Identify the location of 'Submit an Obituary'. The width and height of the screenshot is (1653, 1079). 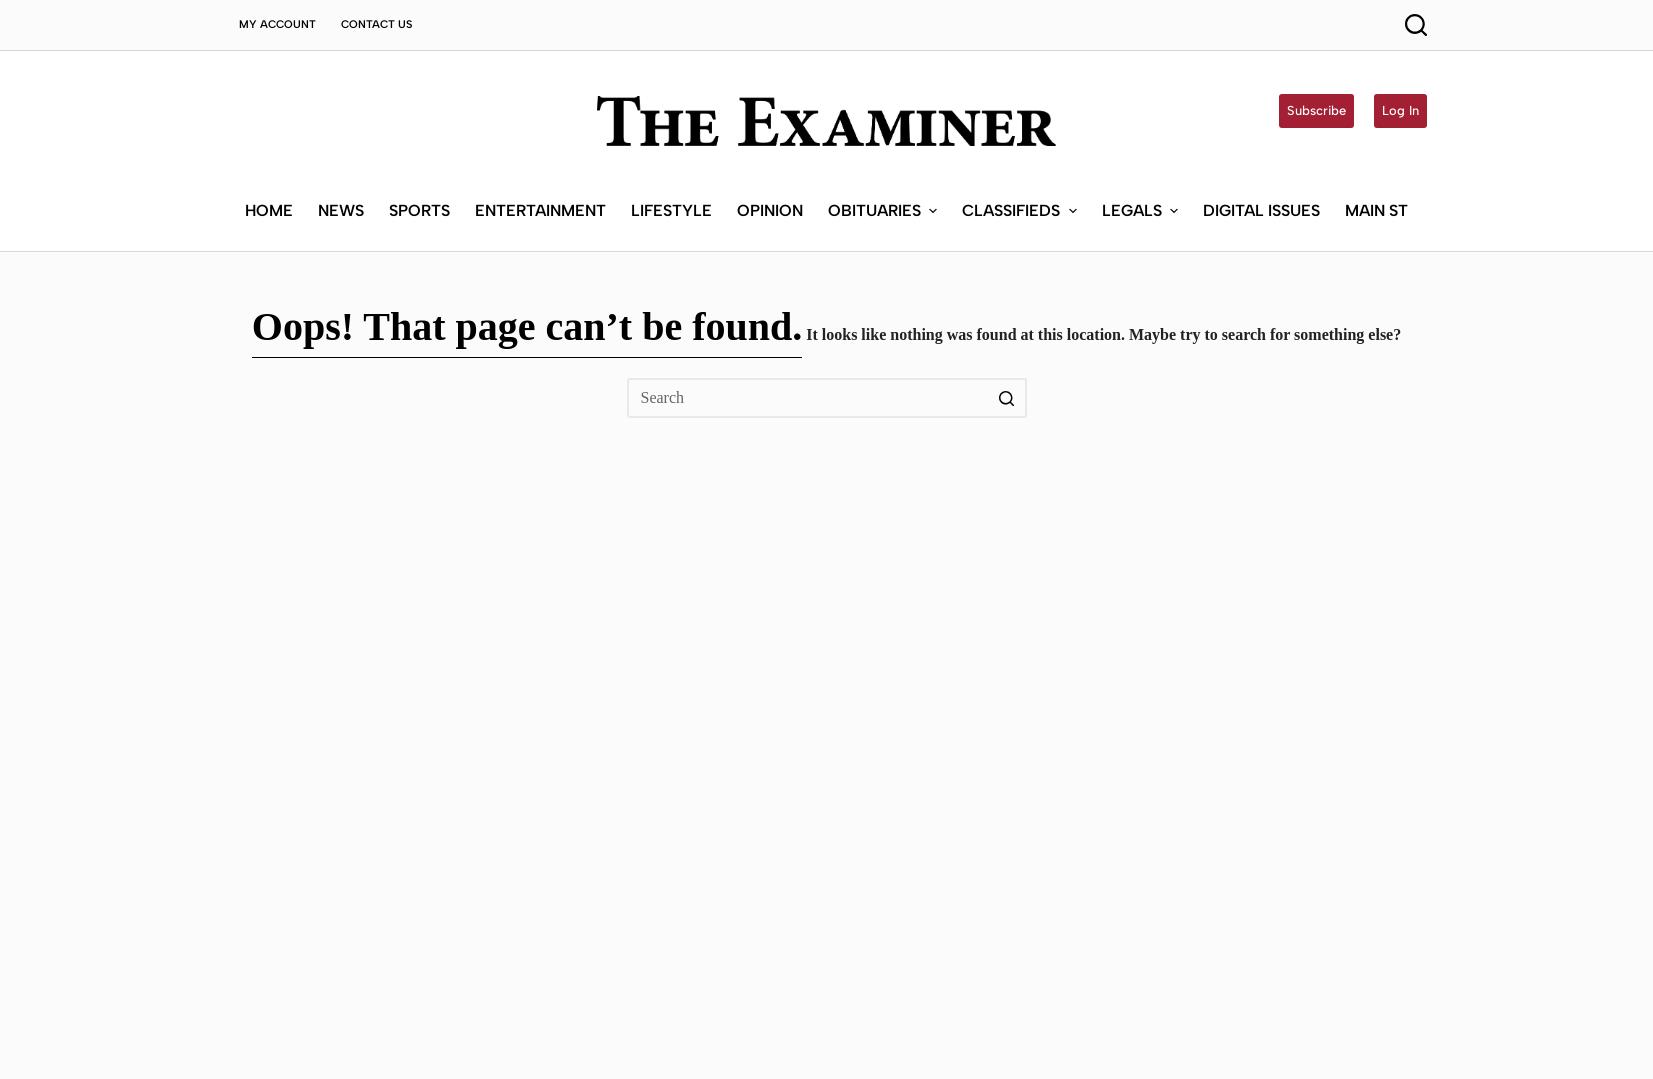
(896, 146).